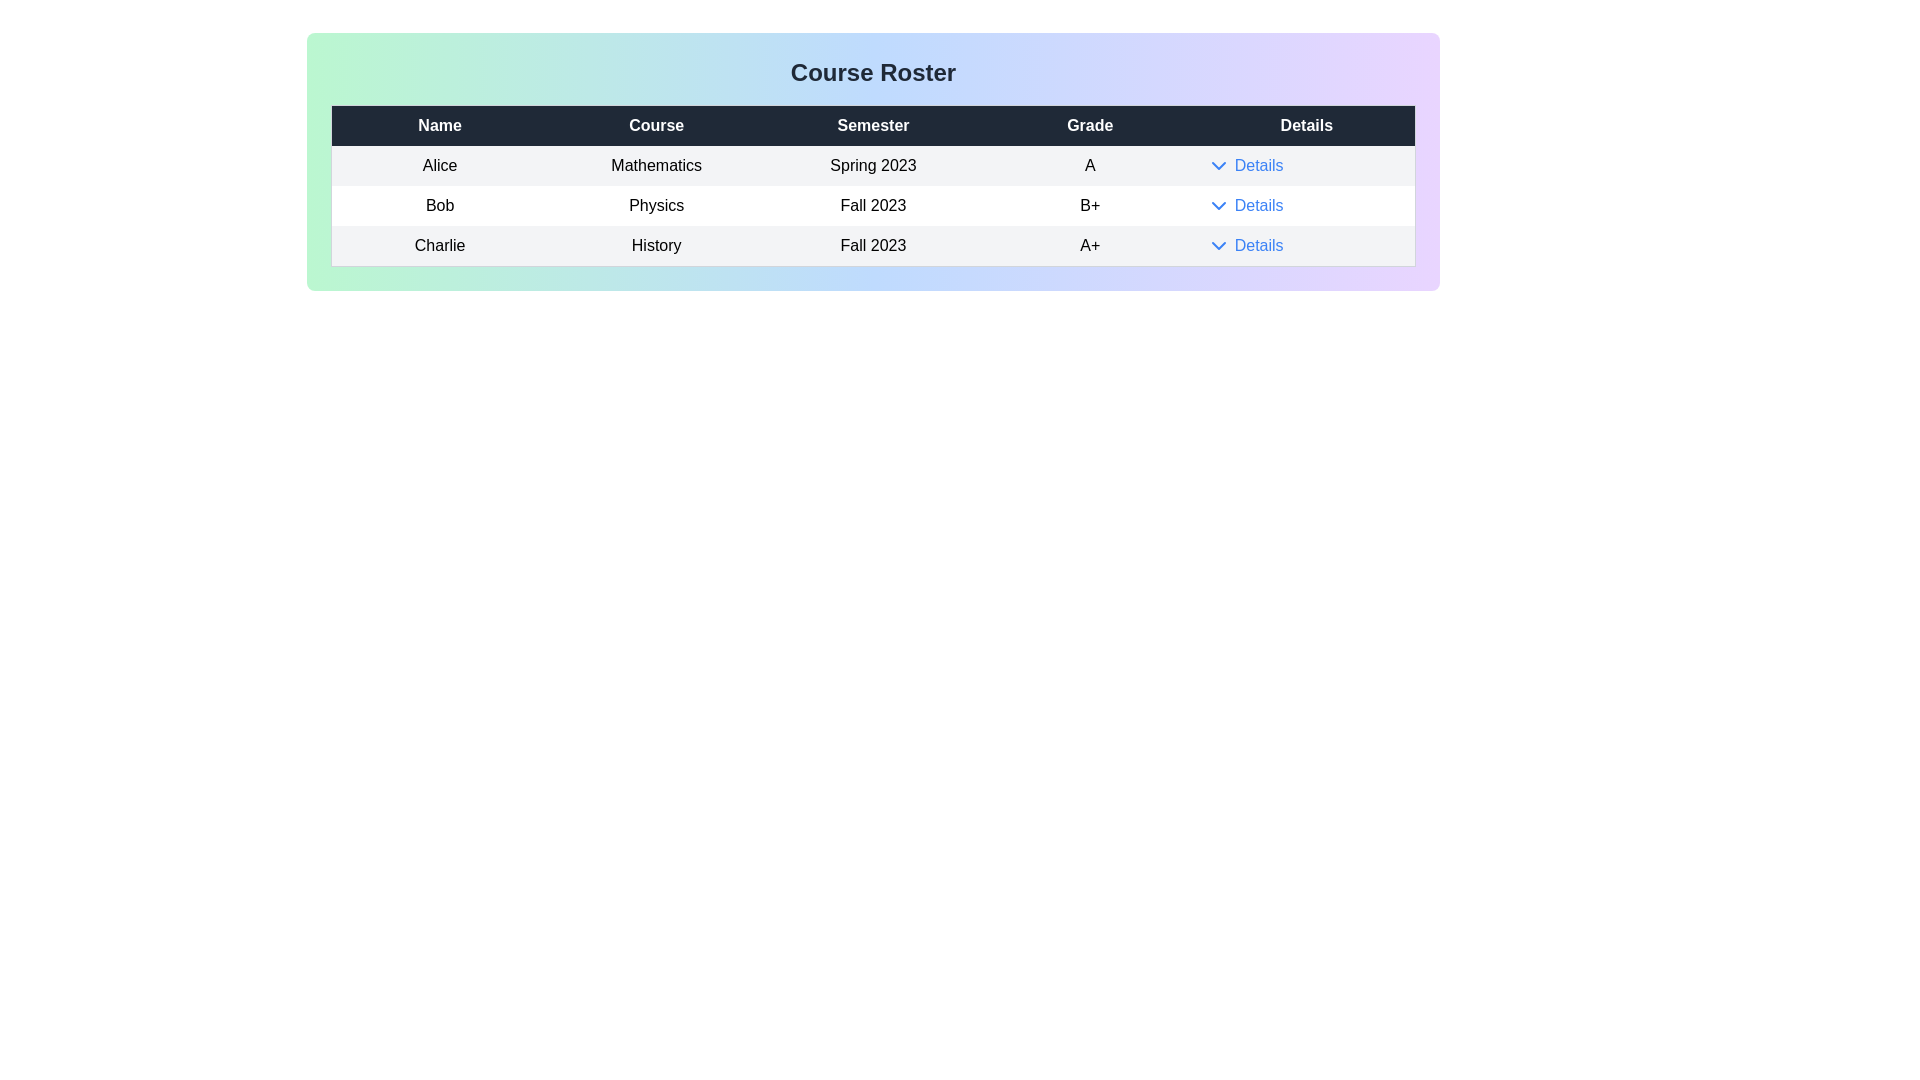  What do you see at coordinates (873, 125) in the screenshot?
I see `the 'Semester' header element, which categorizes the data in the corresponding column of the tabular interface` at bounding box center [873, 125].